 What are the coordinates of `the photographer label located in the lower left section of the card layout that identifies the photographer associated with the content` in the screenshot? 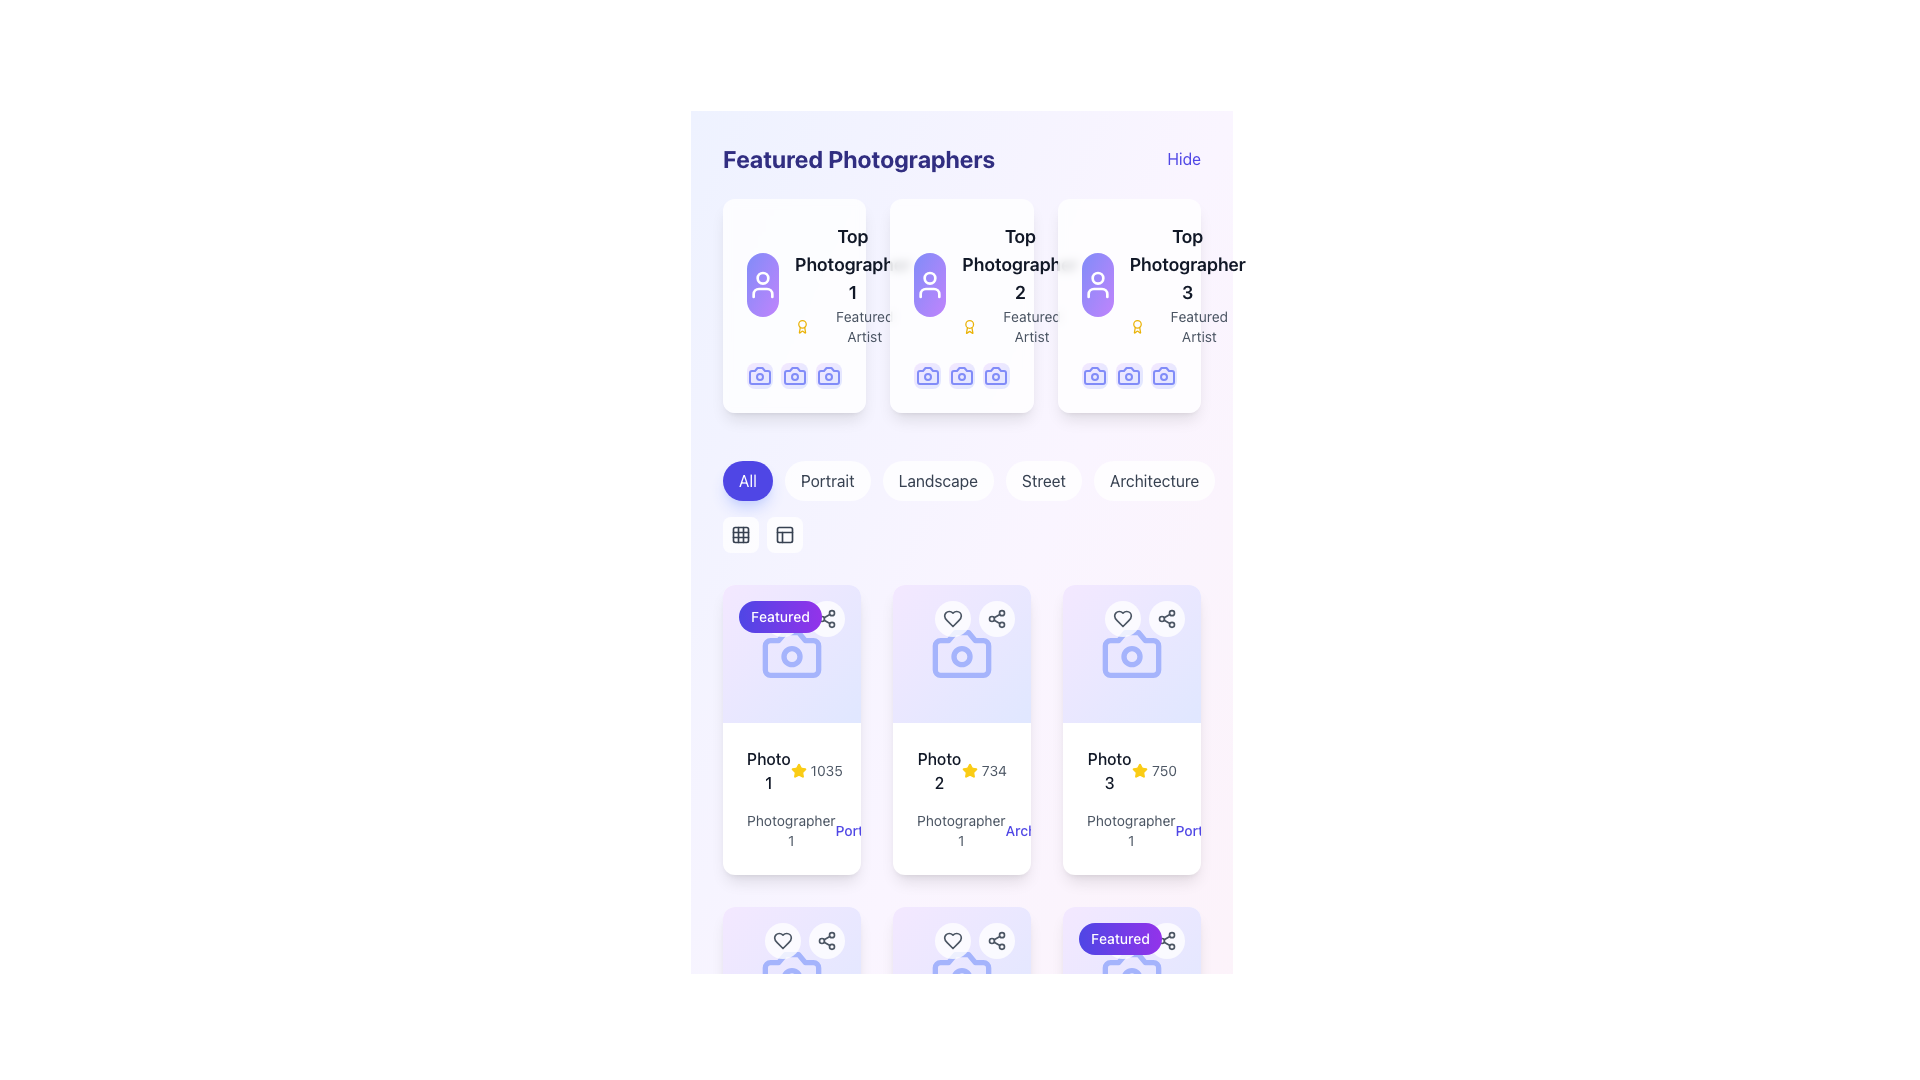 It's located at (791, 830).